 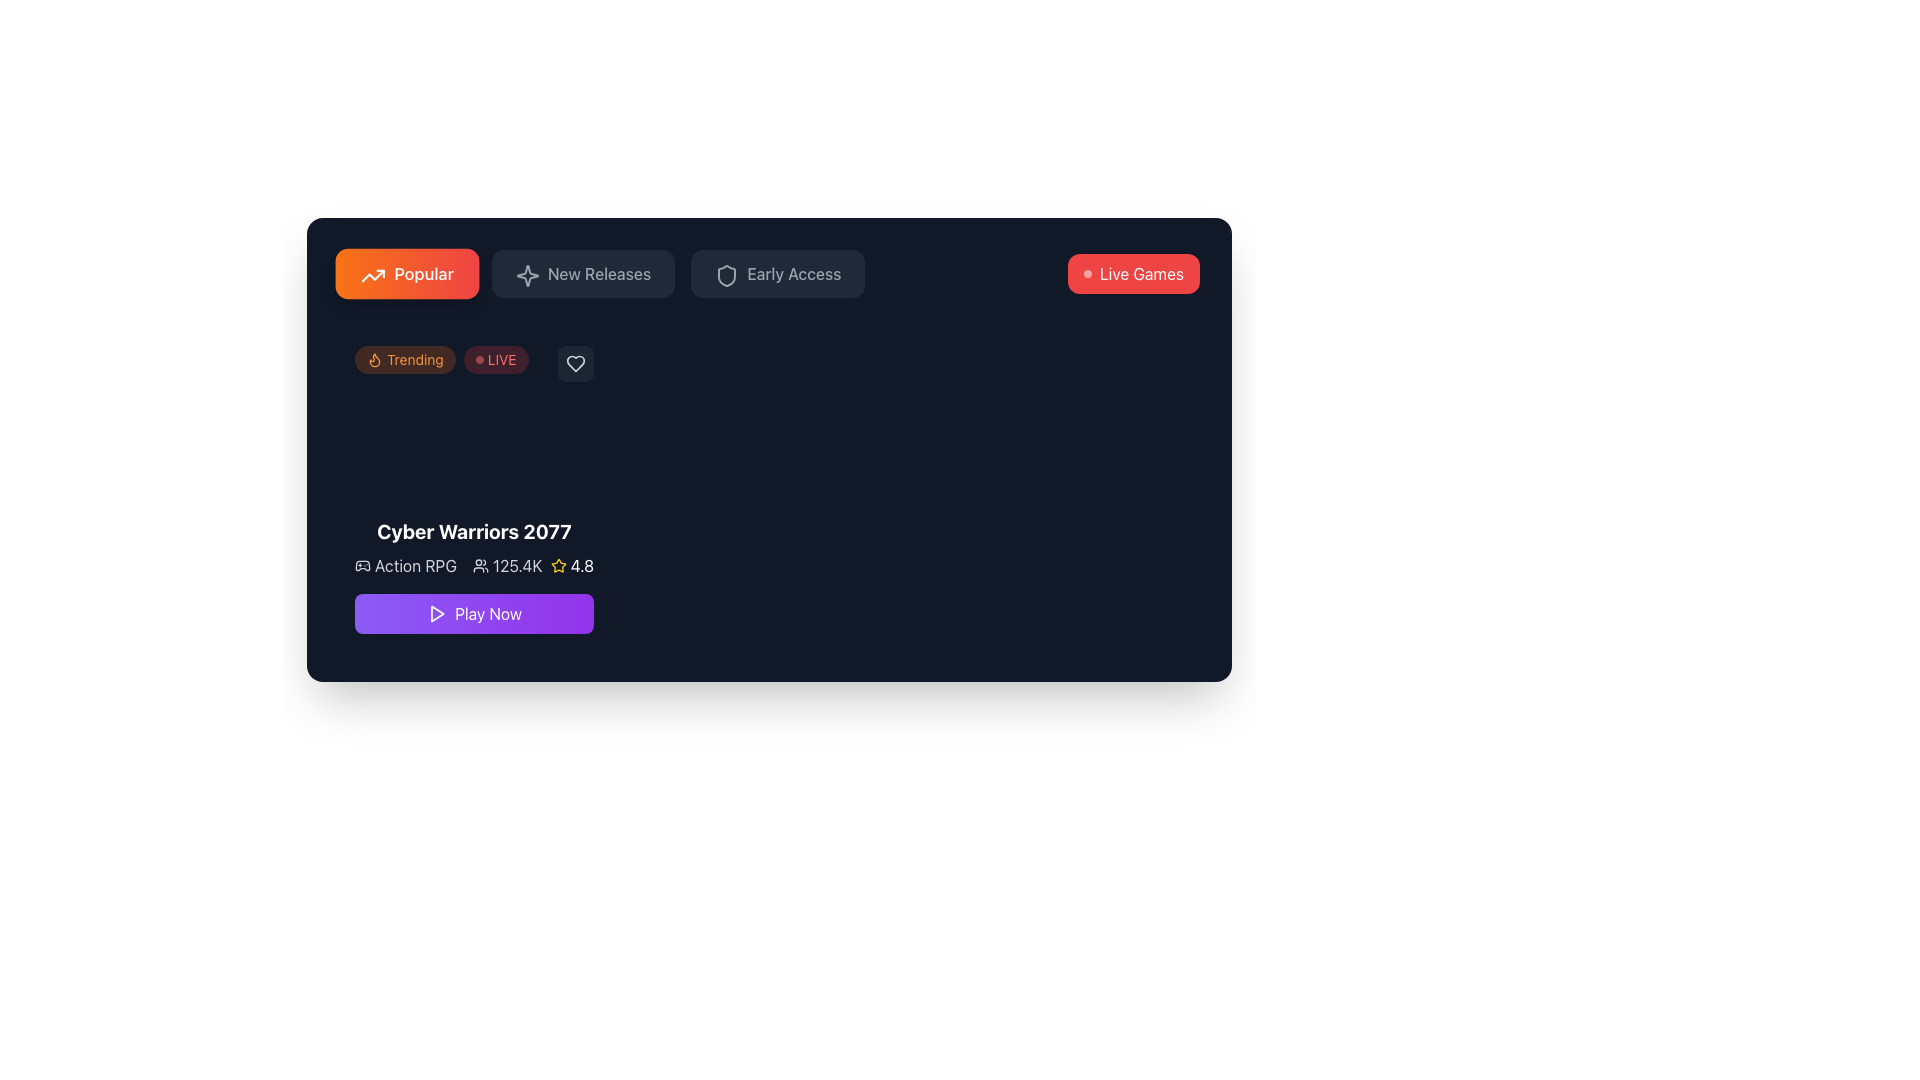 What do you see at coordinates (726, 276) in the screenshot?
I see `the shield-like icon located in the 'Early Access' section, positioned to the right of the 'New Releases' button` at bounding box center [726, 276].